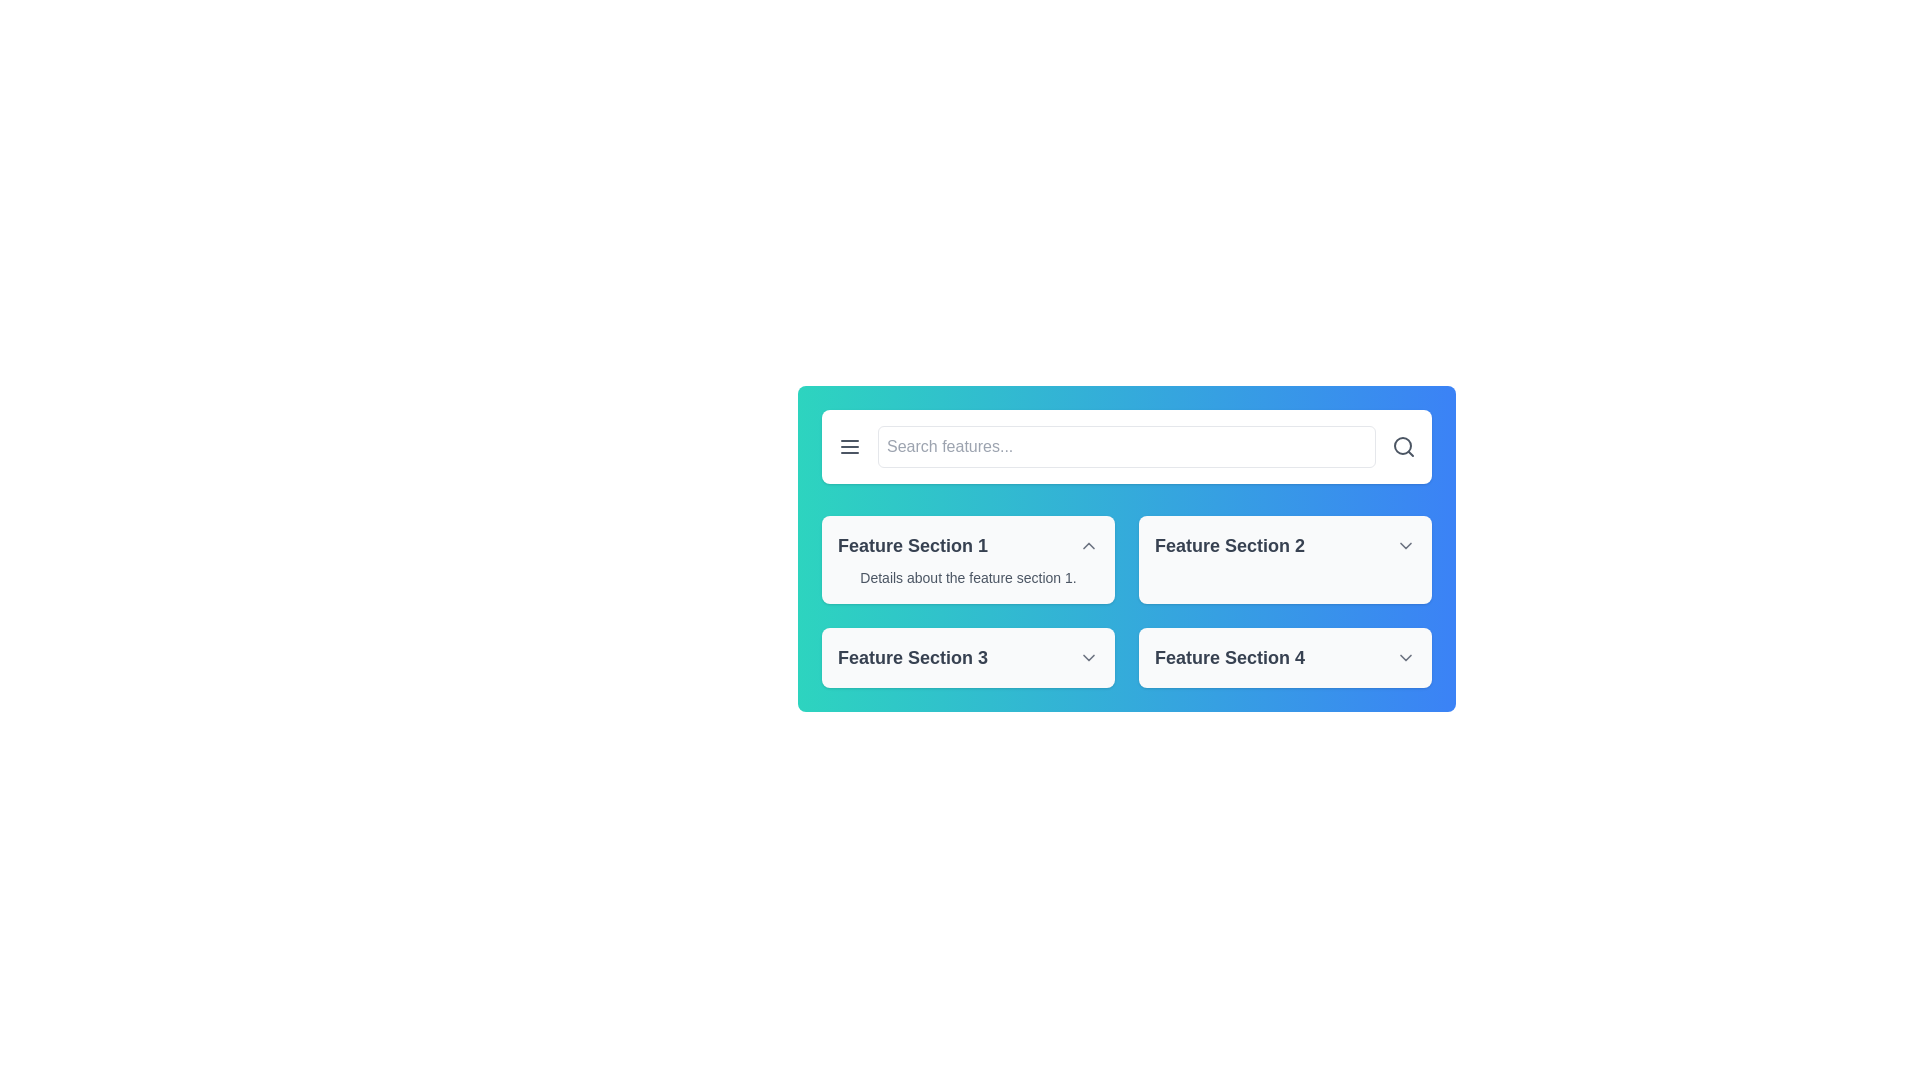  What do you see at coordinates (1285, 658) in the screenshot?
I see `the Collapsible Section Header for 'Feature Section 4'` at bounding box center [1285, 658].